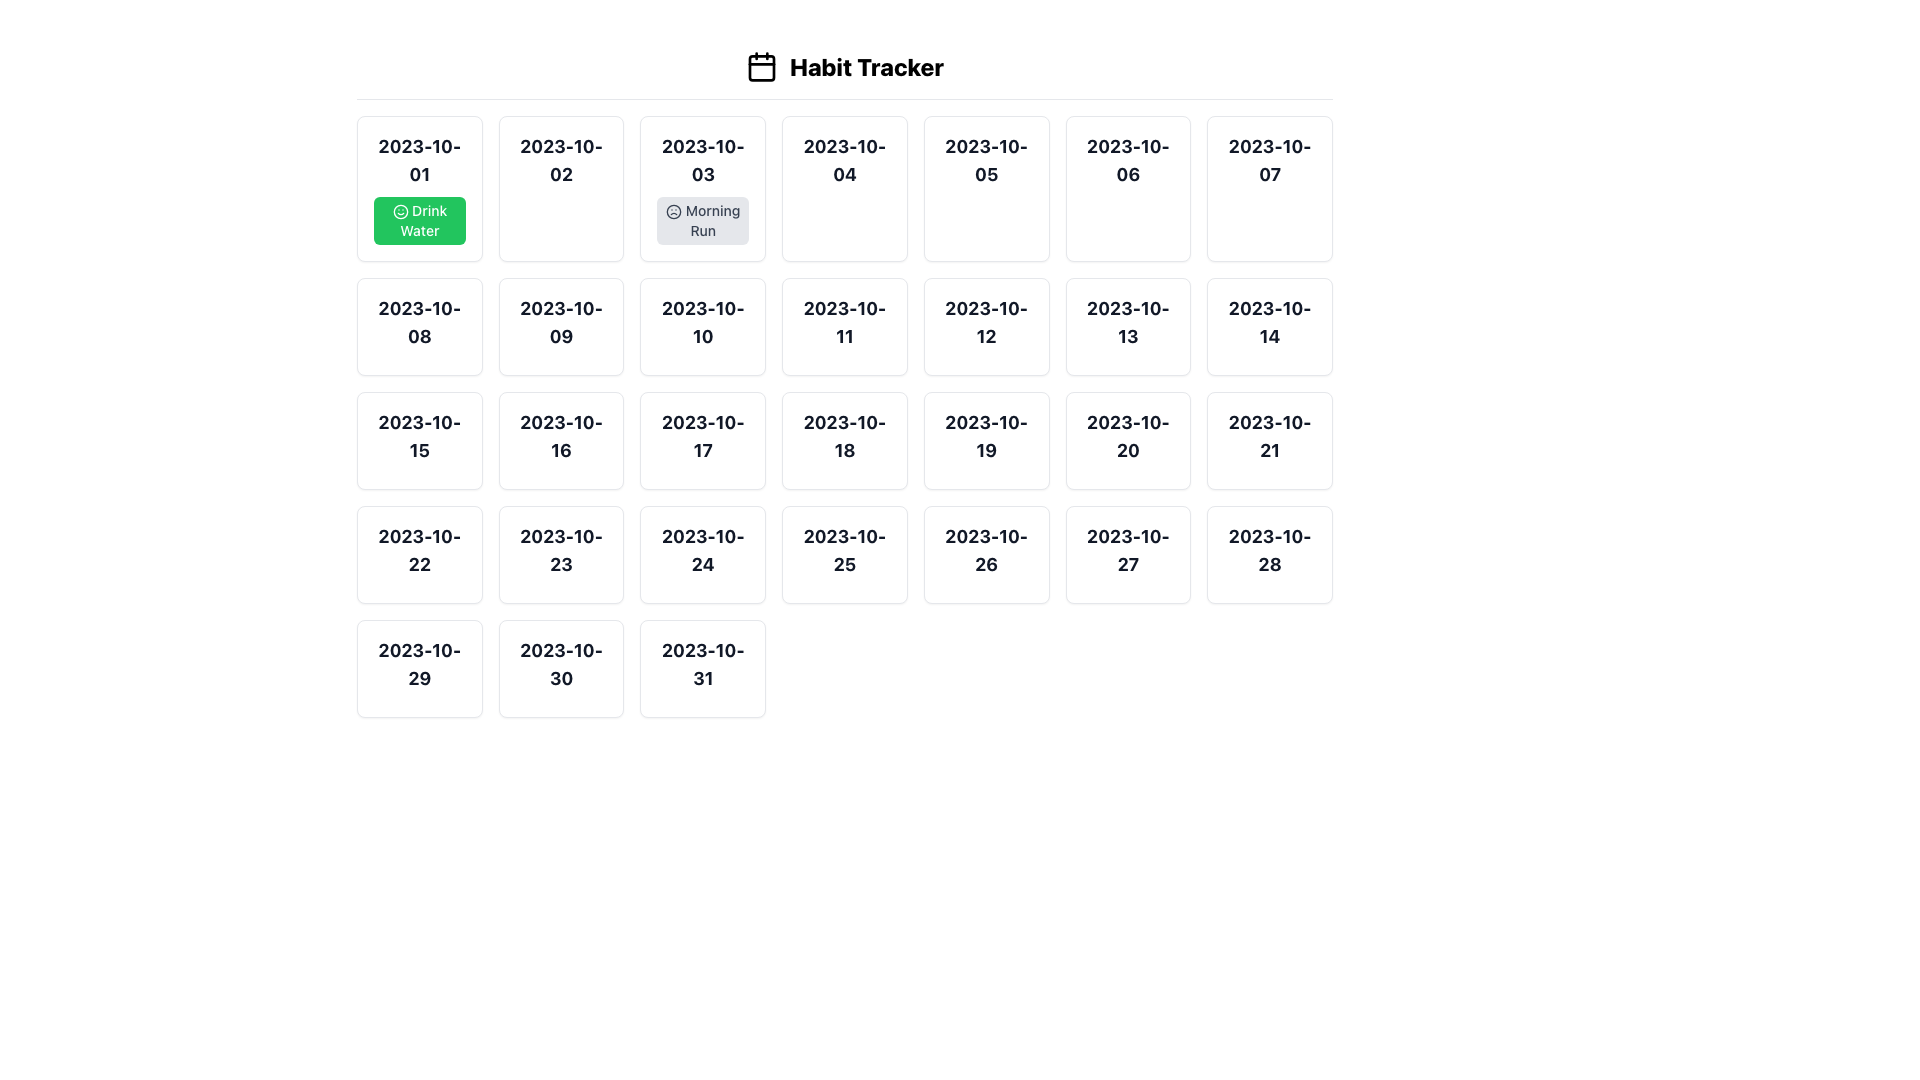 This screenshot has width=1920, height=1080. I want to click on the Text Label displaying the date '2023-10-28' in bold, large dark gray font, located in the habit tracker interface, so click(1269, 551).